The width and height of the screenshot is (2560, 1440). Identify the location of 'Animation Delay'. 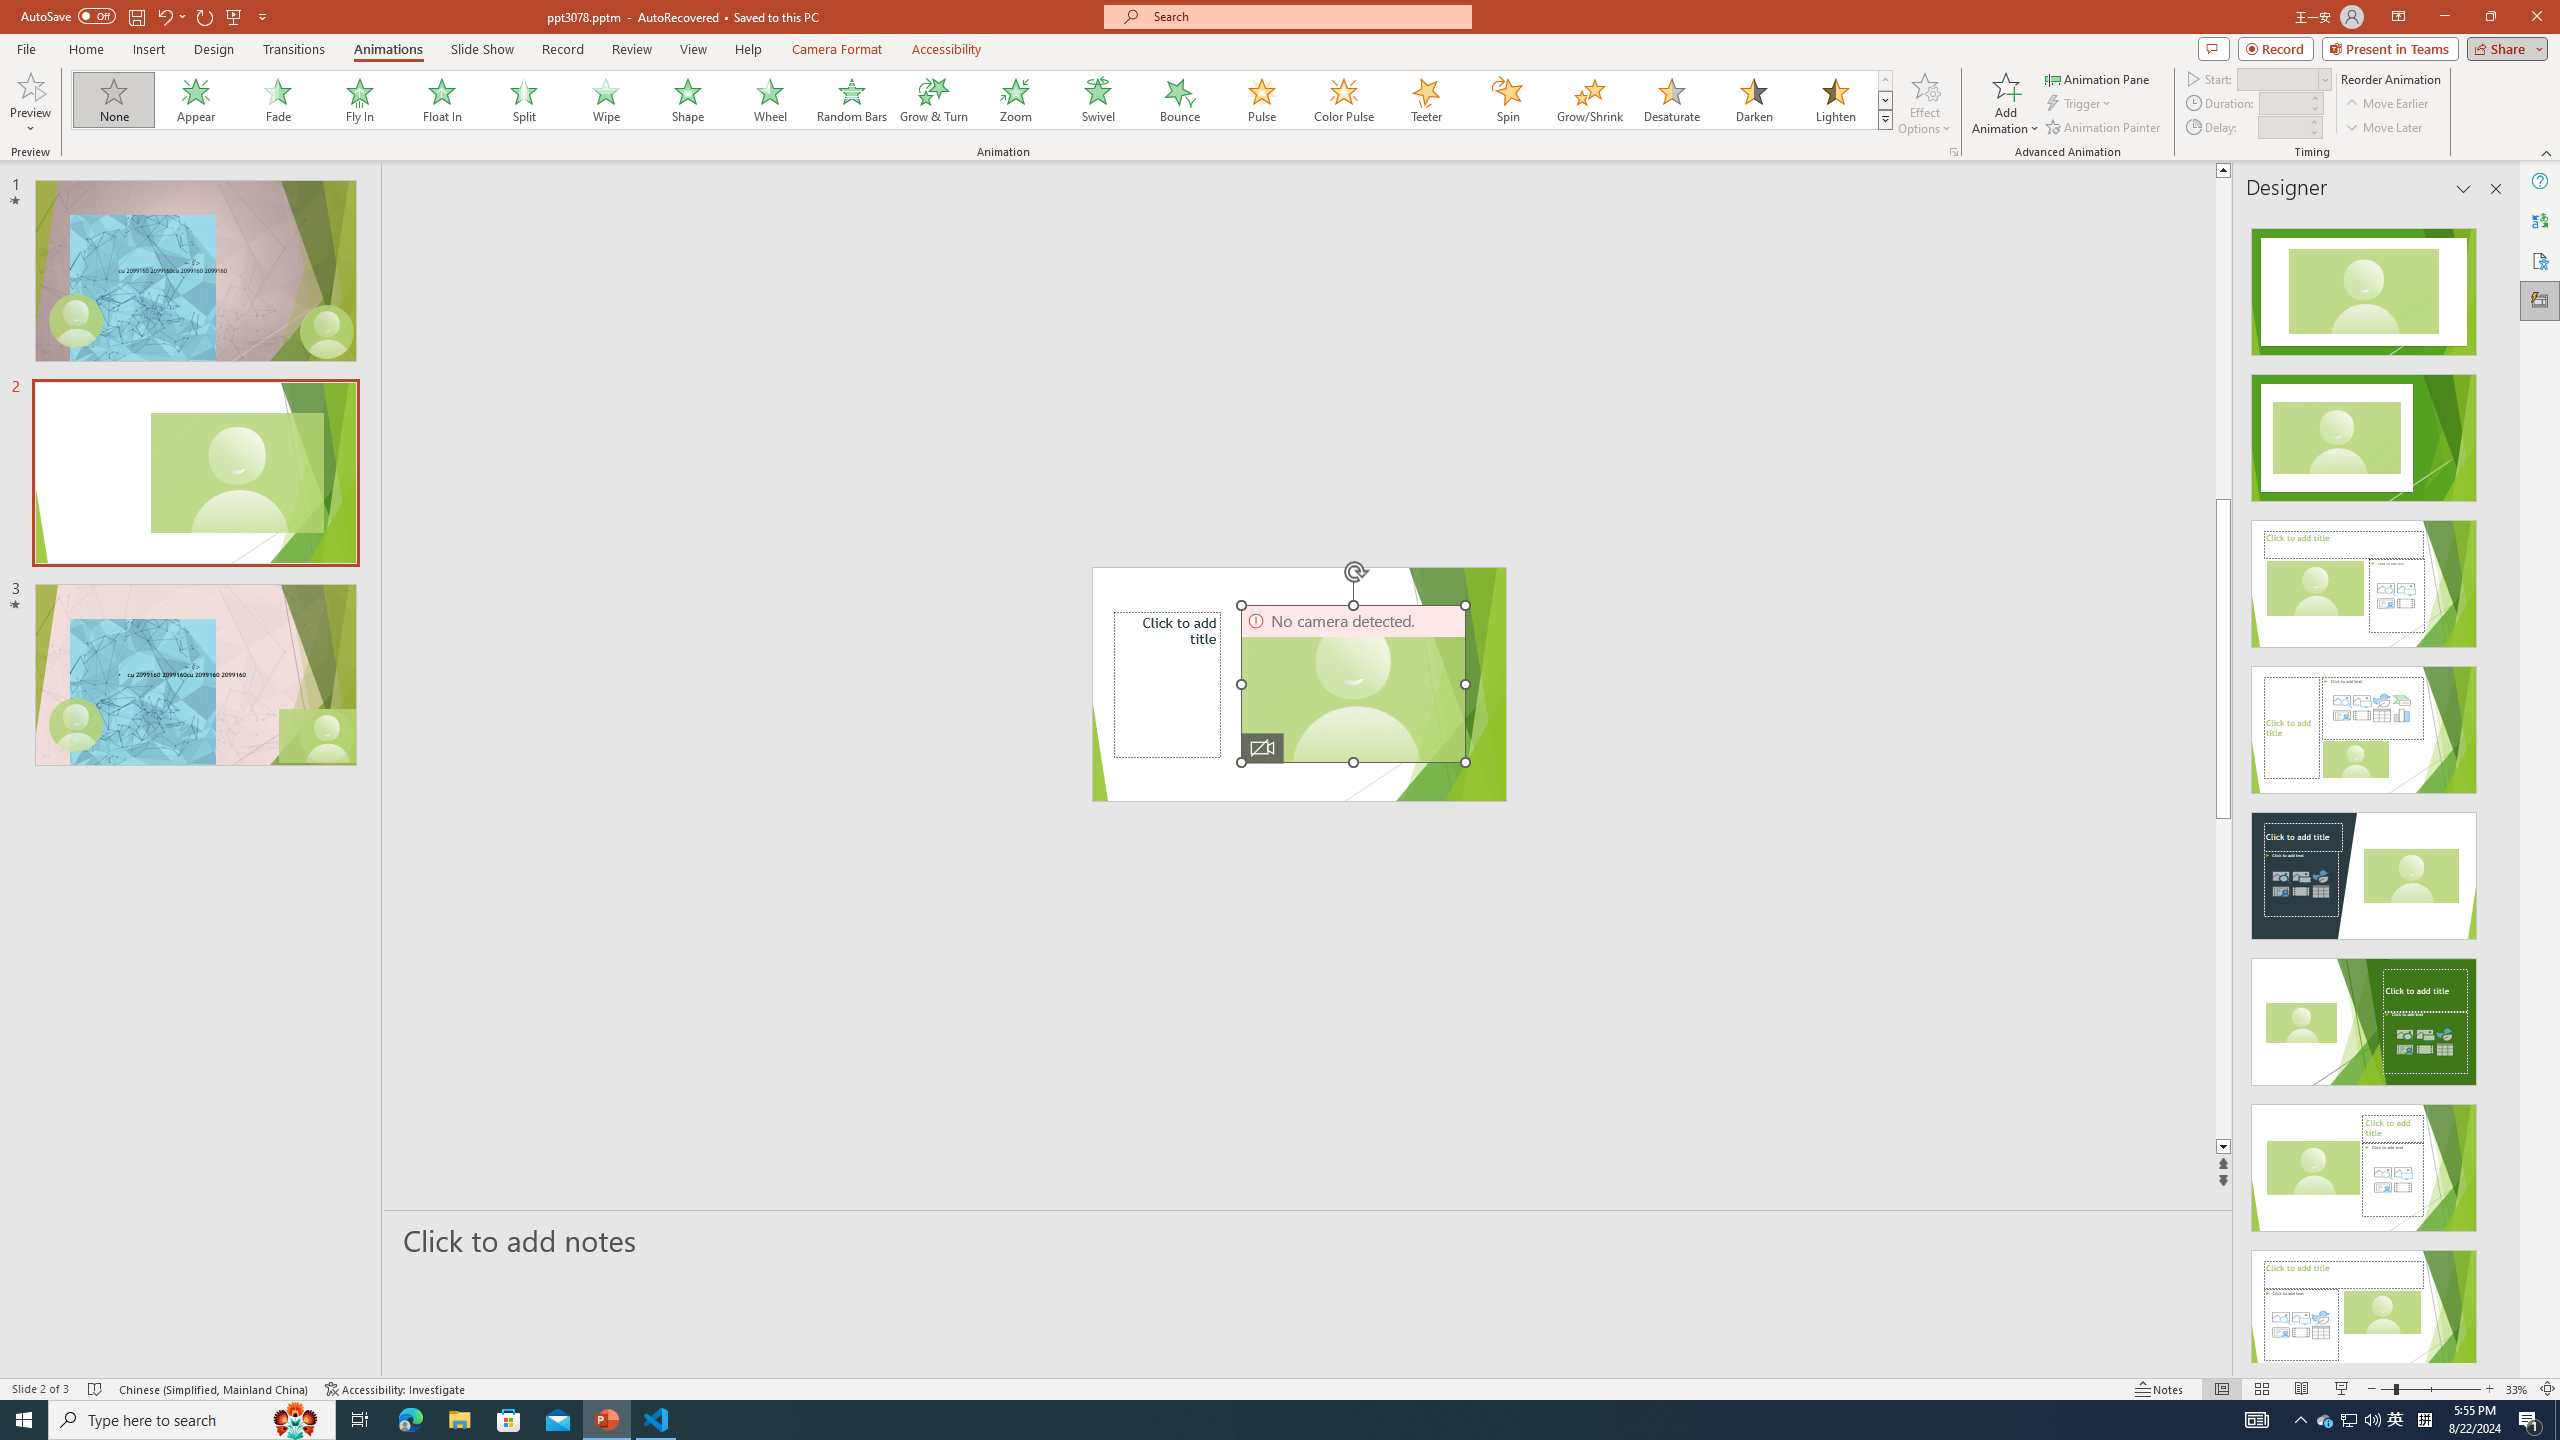
(2279, 126).